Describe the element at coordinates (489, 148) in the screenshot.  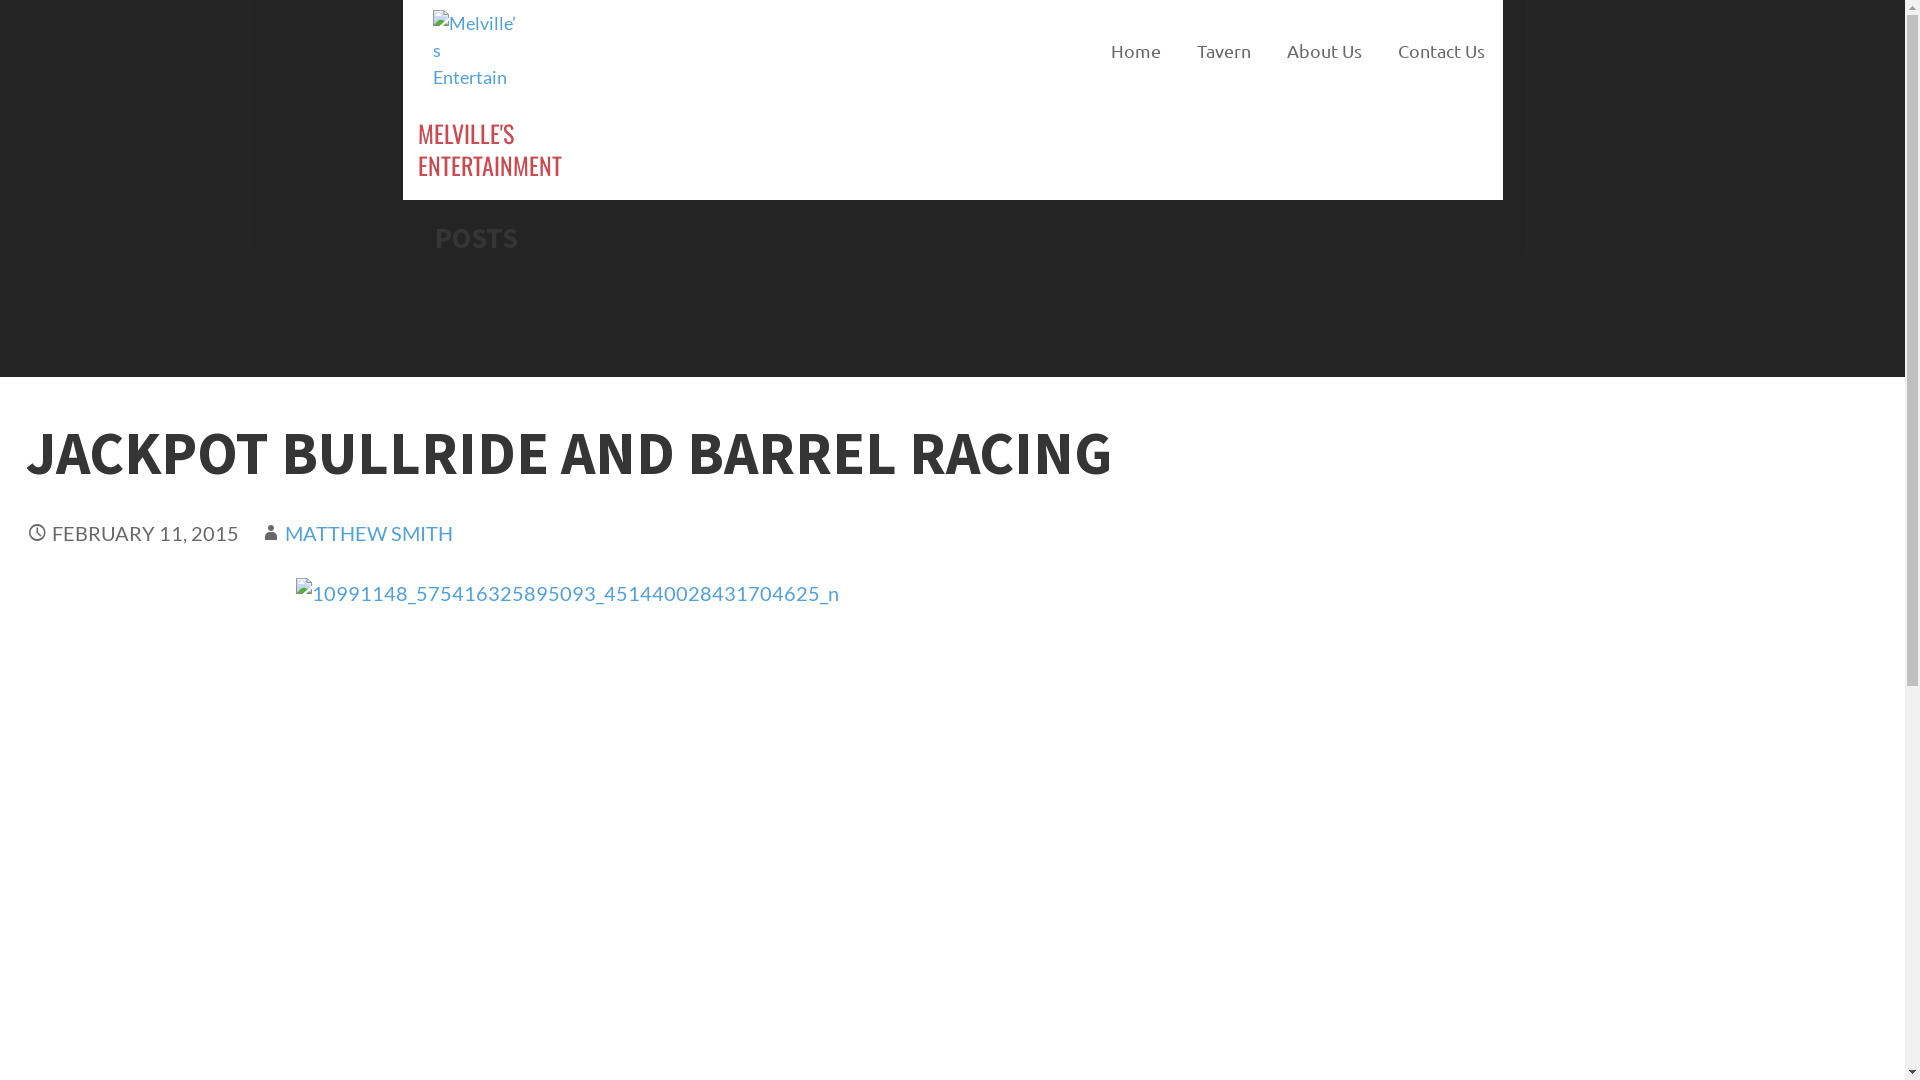
I see `'MELVILLE'S ENTERTAINMENT'` at that location.